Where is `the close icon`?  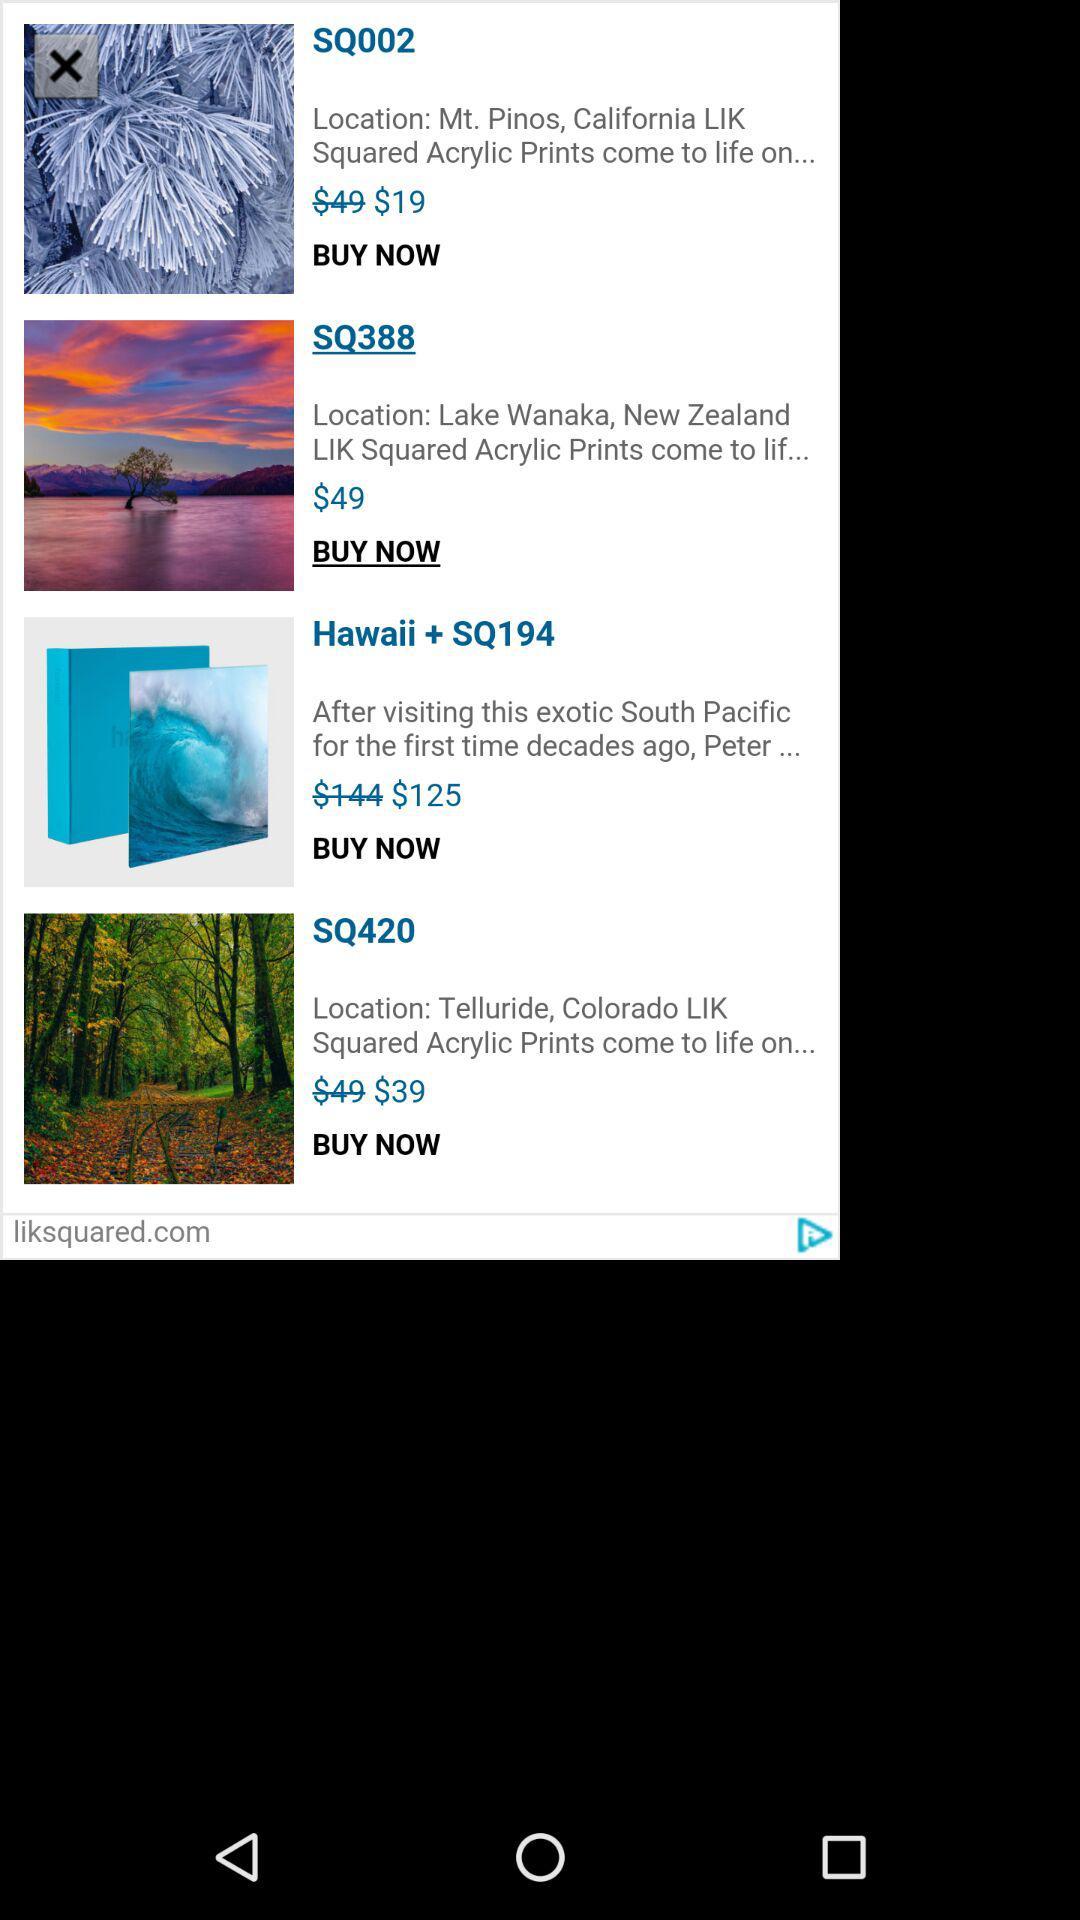
the close icon is located at coordinates (64, 70).